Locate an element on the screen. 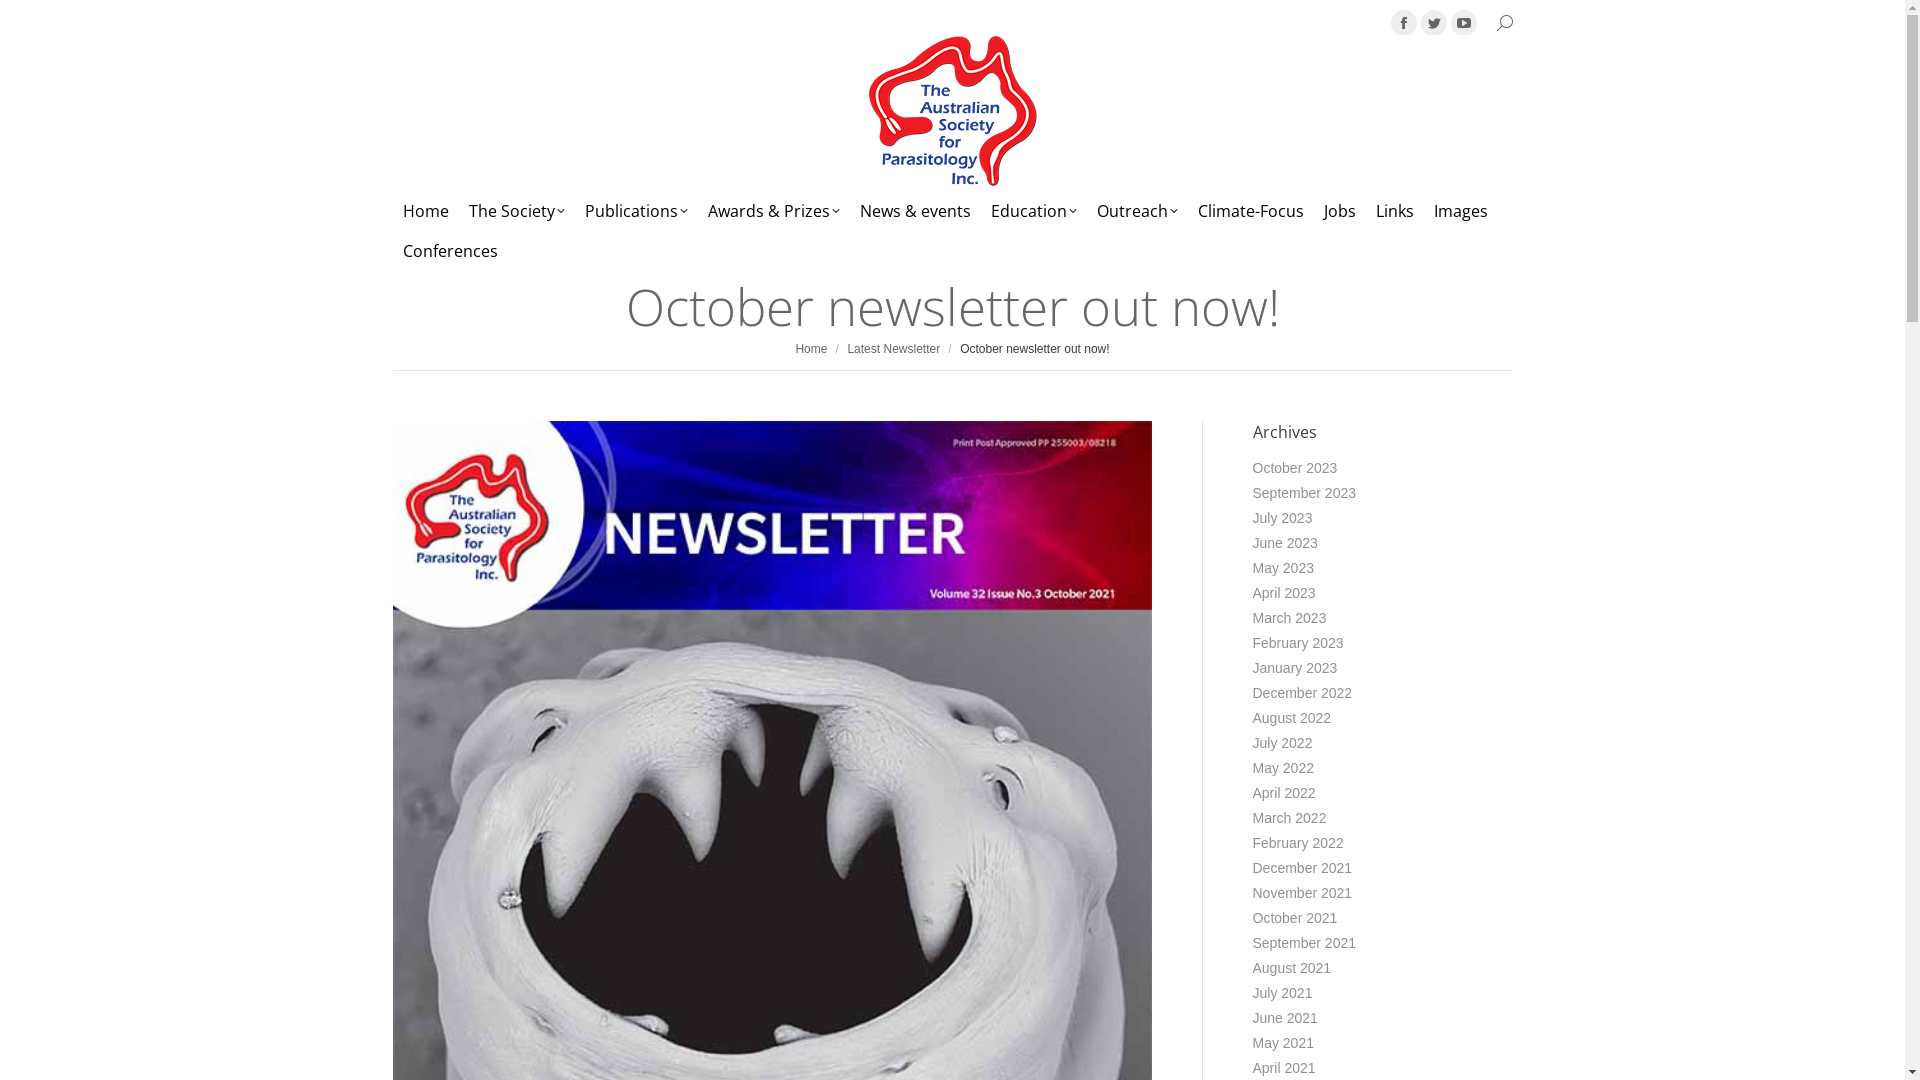 The height and width of the screenshot is (1080, 1920). 'May 2023' is located at coordinates (1251, 567).